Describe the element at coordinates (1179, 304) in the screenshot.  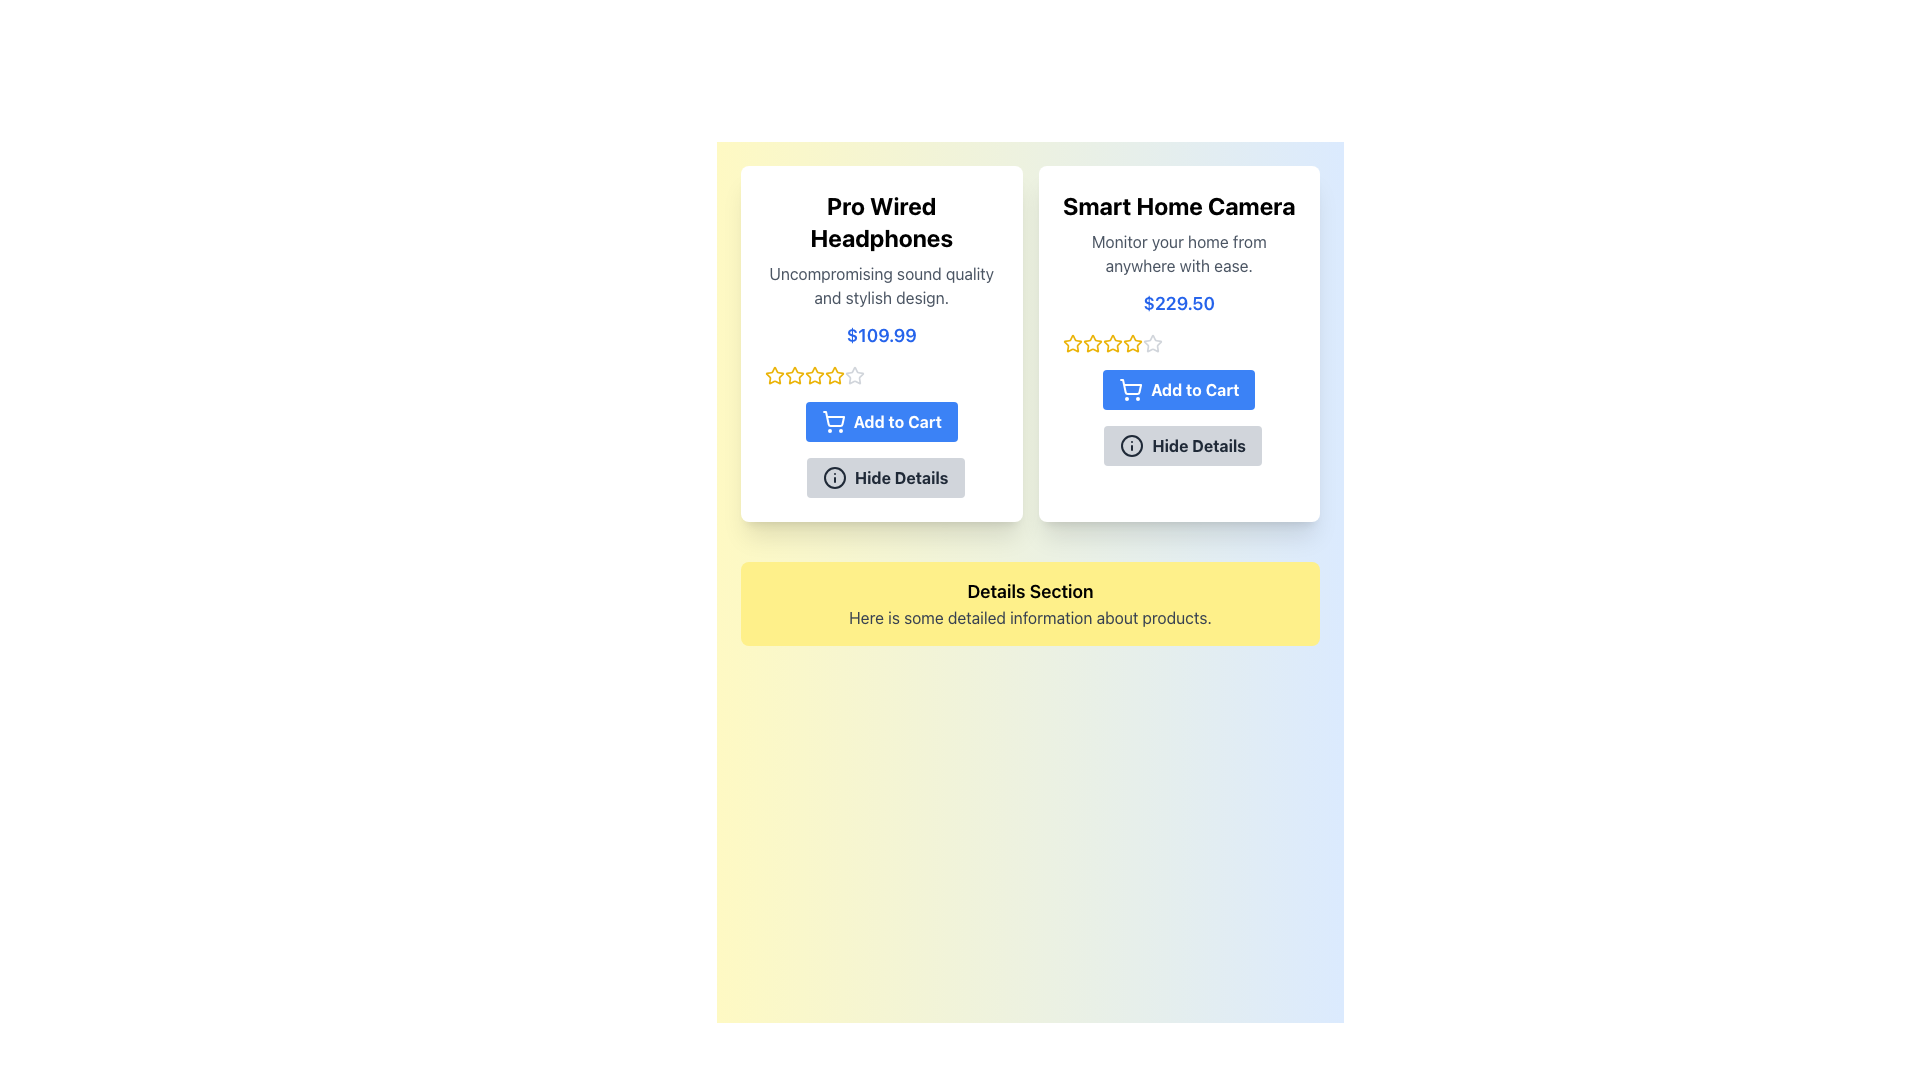
I see `text label displaying the price '$229.50', which is prominently styled in blue below the product description for the 'Smart Home Camera'` at that location.